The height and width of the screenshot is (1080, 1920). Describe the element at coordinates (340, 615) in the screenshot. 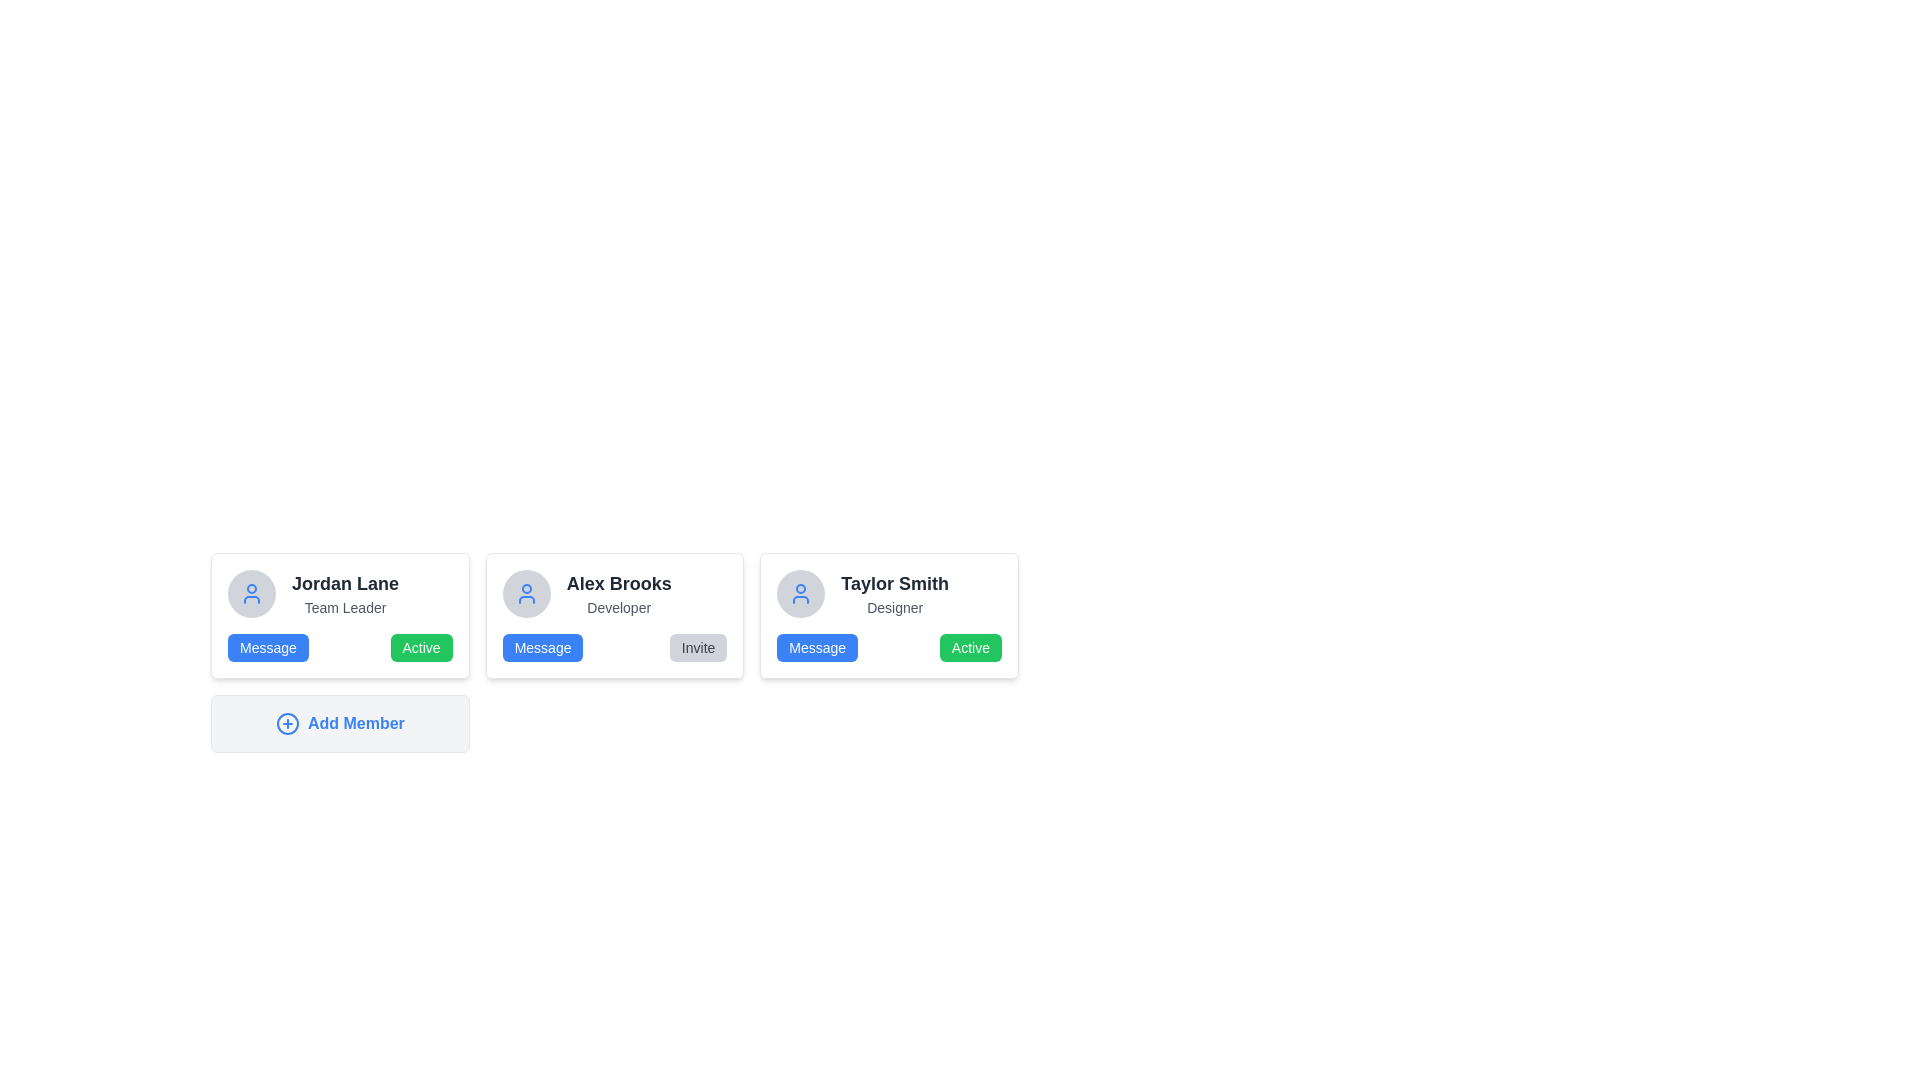

I see `the green 'Active' button at the bottom of the first card component, which contains the name 'Jordan Lane' and is positioned above the 'Add Member' button` at that location.